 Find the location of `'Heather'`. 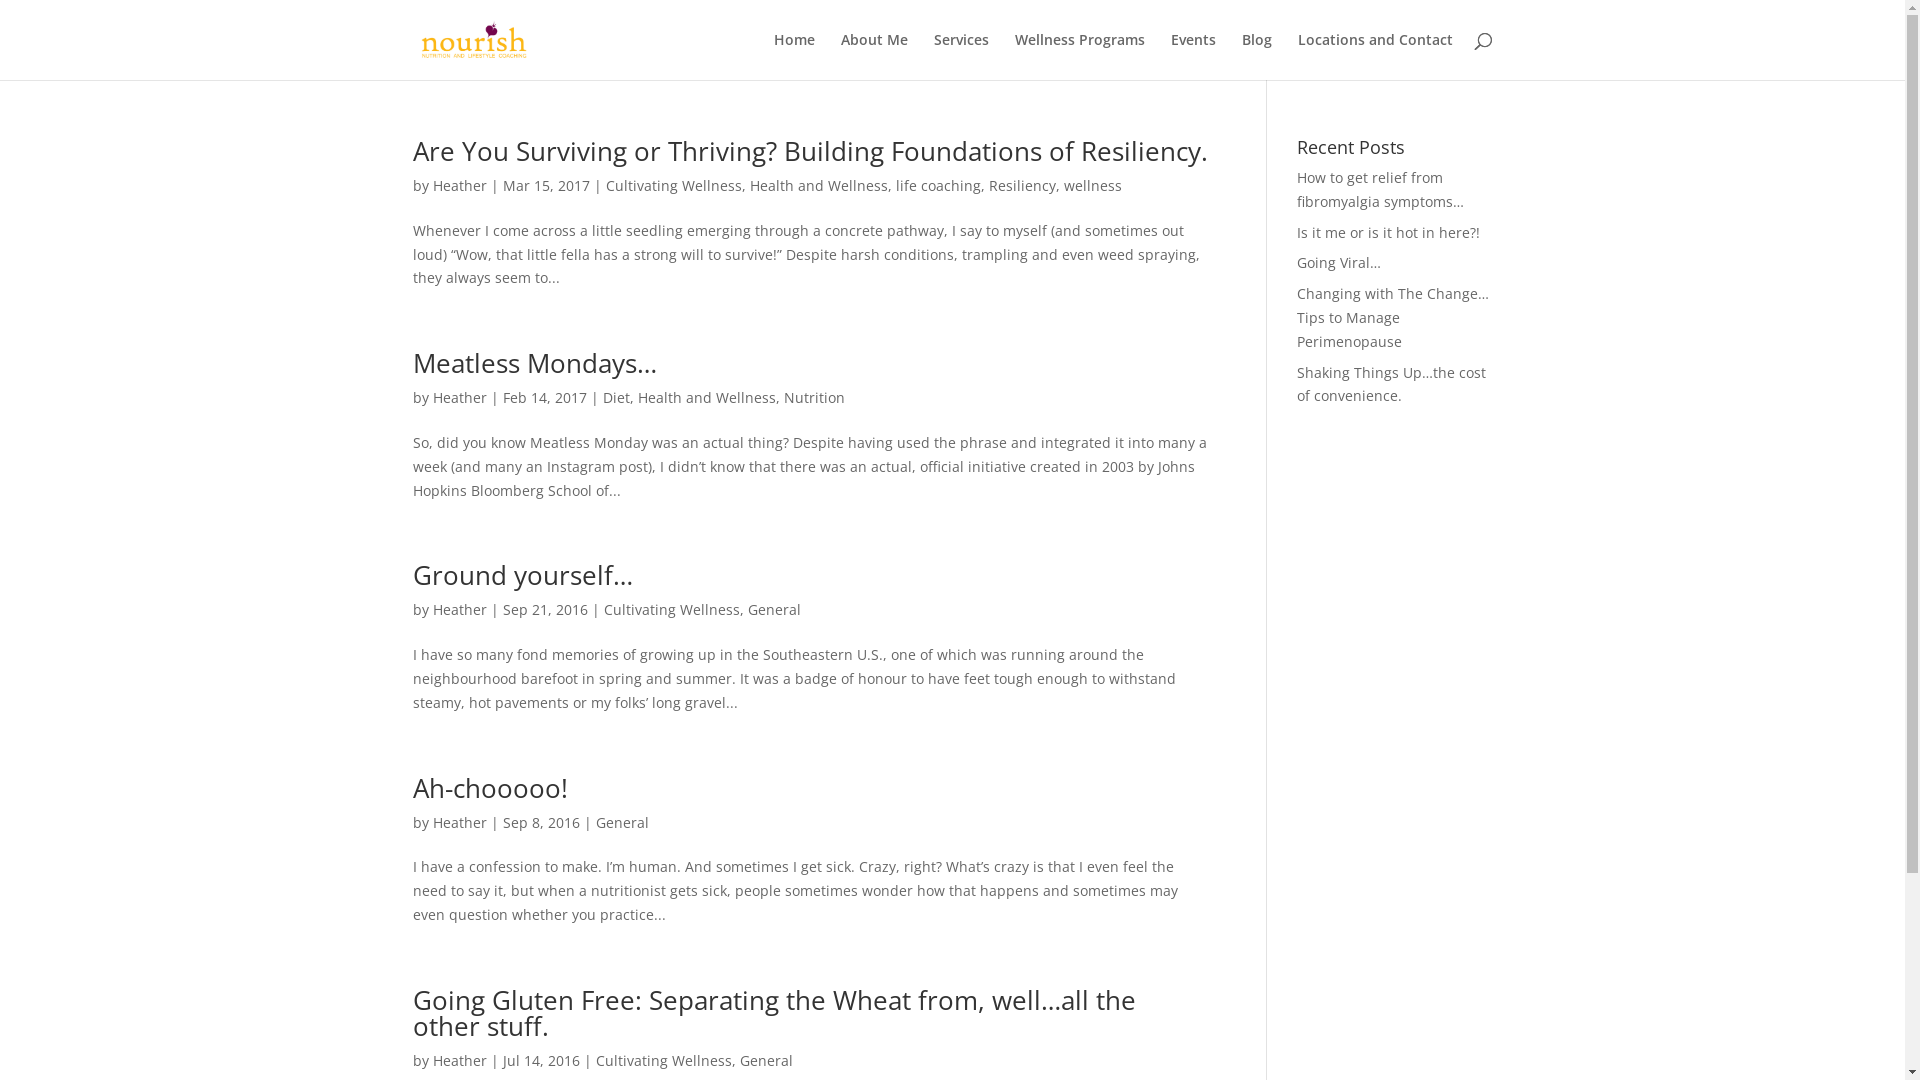

'Heather' is located at coordinates (458, 185).